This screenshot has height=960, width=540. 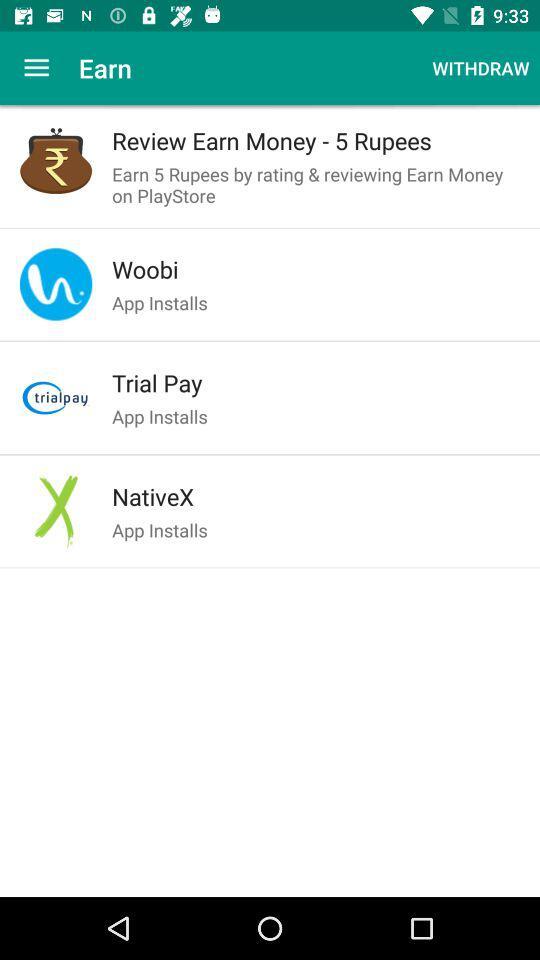 I want to click on withdraw at the top right corner, so click(x=479, y=68).